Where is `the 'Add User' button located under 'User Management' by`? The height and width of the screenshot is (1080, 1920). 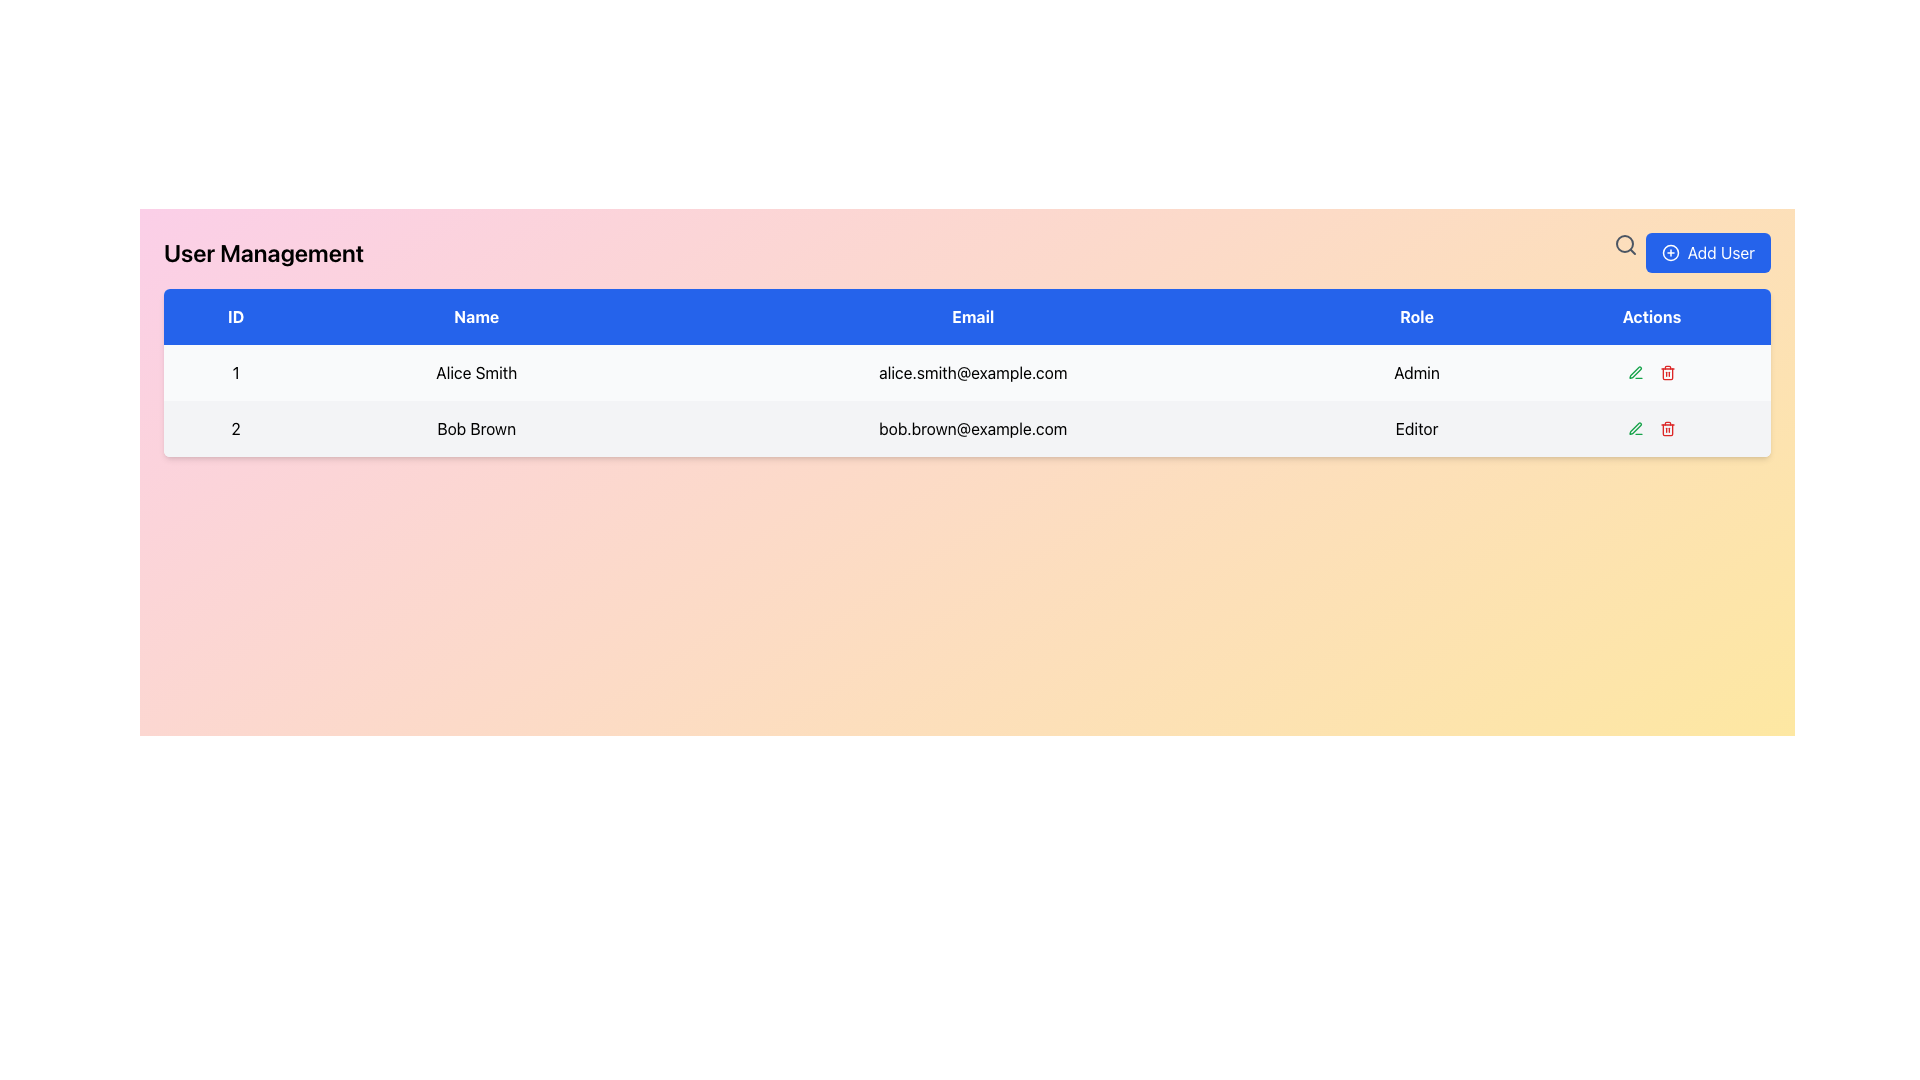
the 'Add User' button located under 'User Management' by is located at coordinates (1691, 252).